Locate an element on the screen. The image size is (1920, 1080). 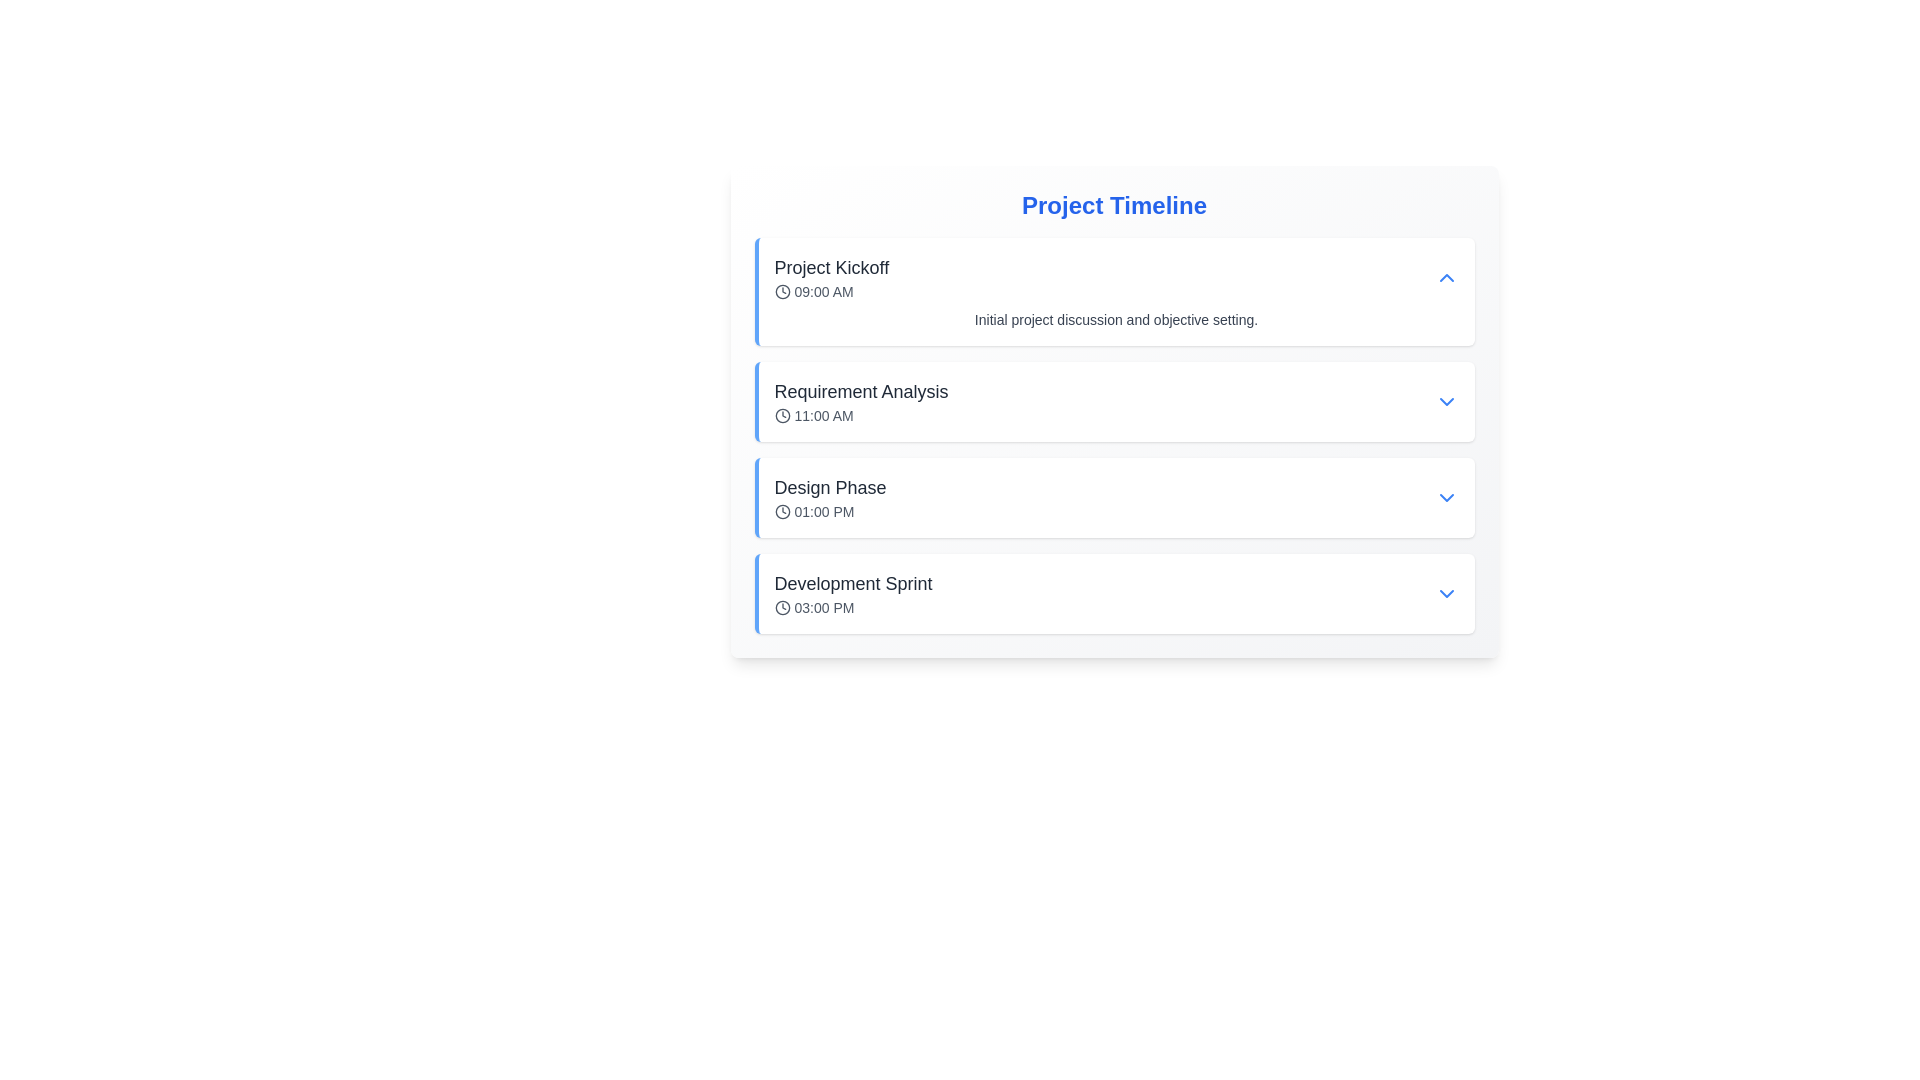
the circular base of the clock icon, which is part of the clock representation adjacent to the '03:00 PM' time indication for the 'Development Sprint' task is located at coordinates (781, 607).